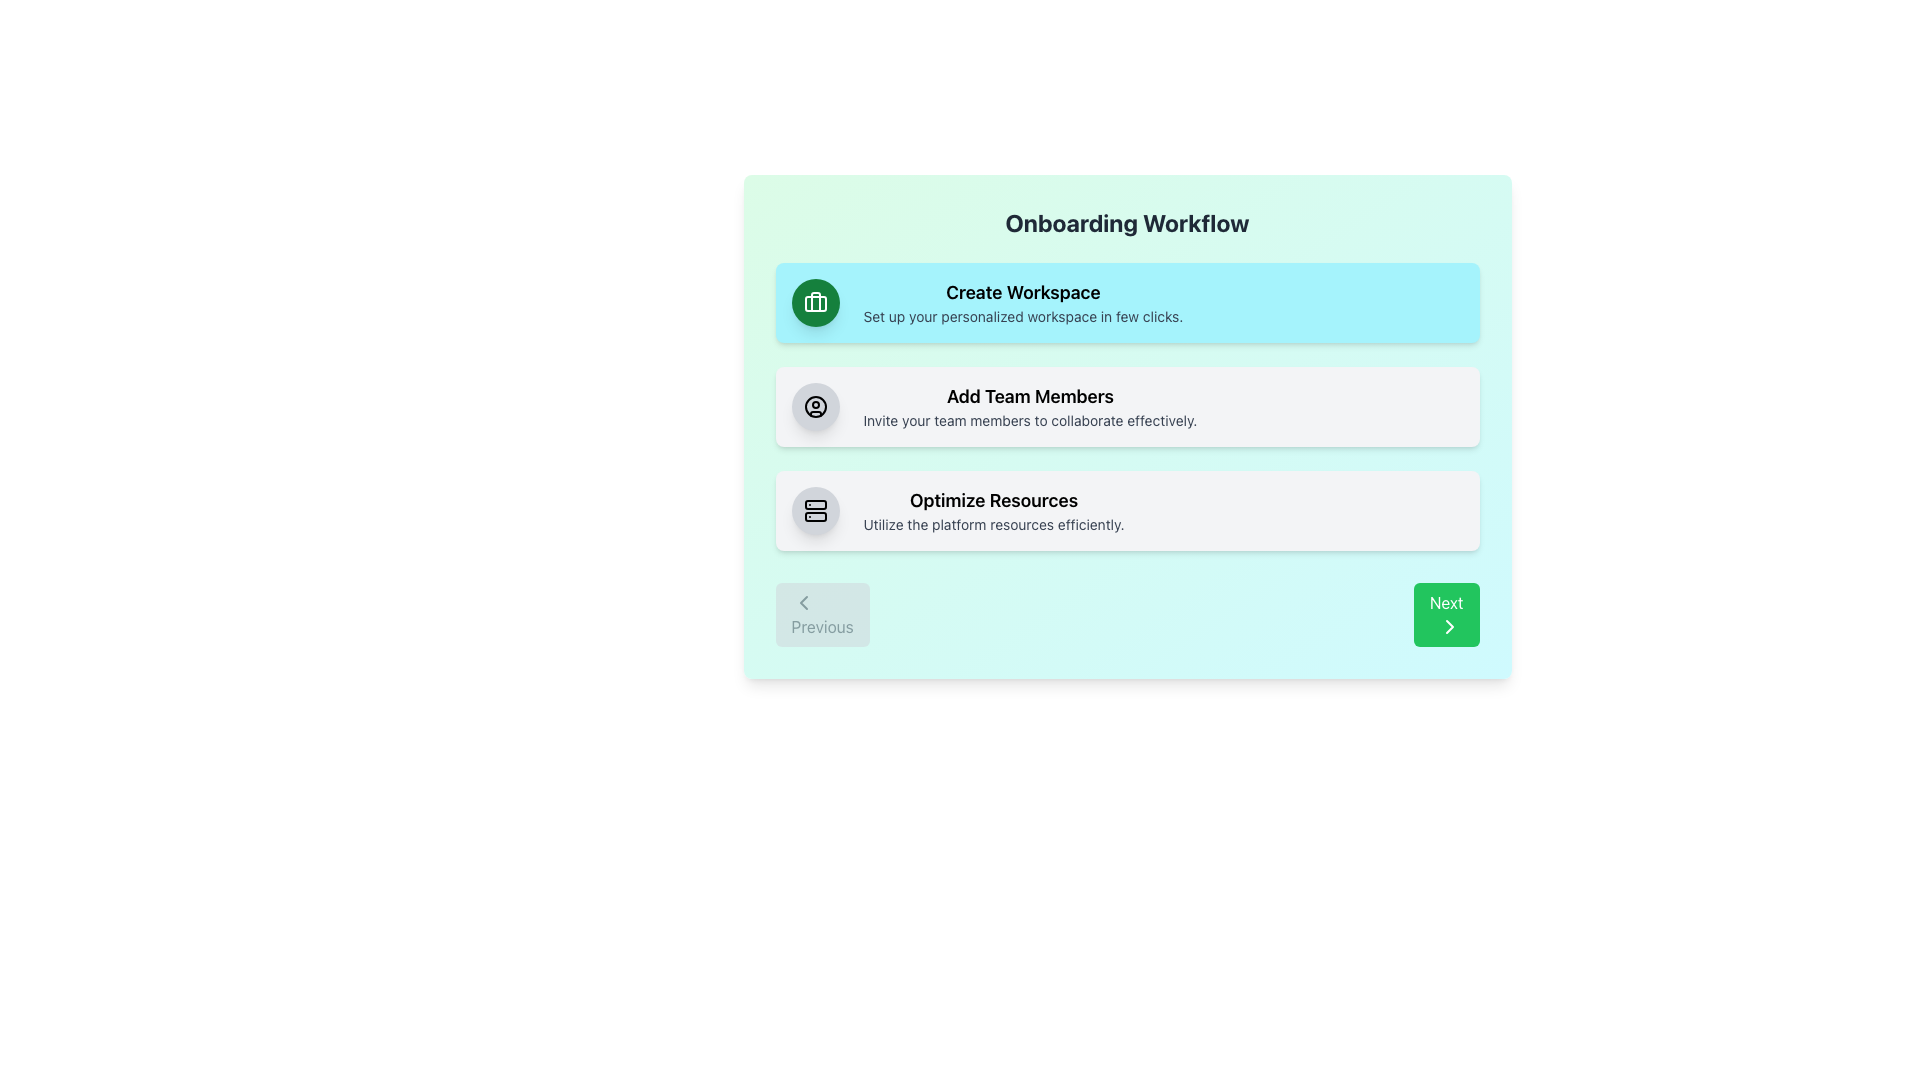 The height and width of the screenshot is (1080, 1920). Describe the element at coordinates (815, 504) in the screenshot. I see `the topmost rectangular section of the server icon, which serves as a decorative graphic element` at that location.